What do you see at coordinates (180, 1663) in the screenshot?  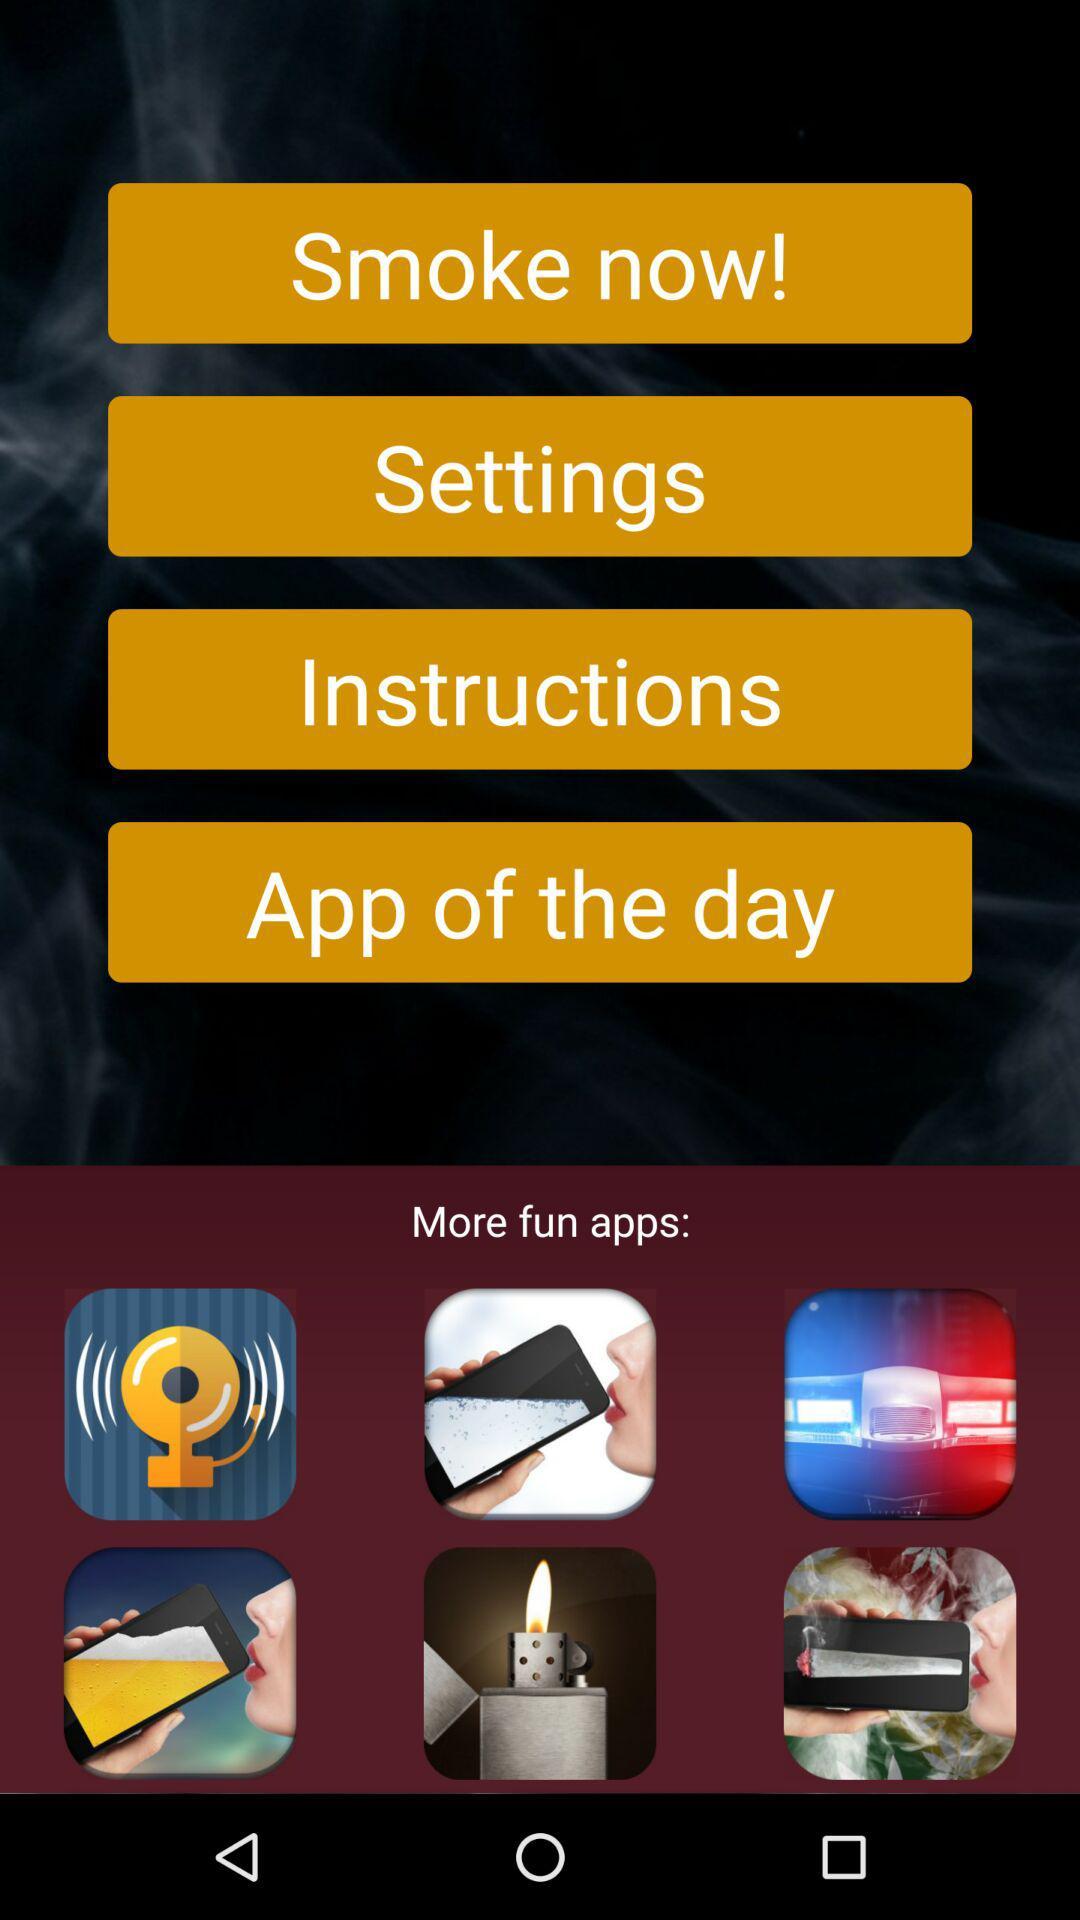 I see `fun apps button` at bounding box center [180, 1663].